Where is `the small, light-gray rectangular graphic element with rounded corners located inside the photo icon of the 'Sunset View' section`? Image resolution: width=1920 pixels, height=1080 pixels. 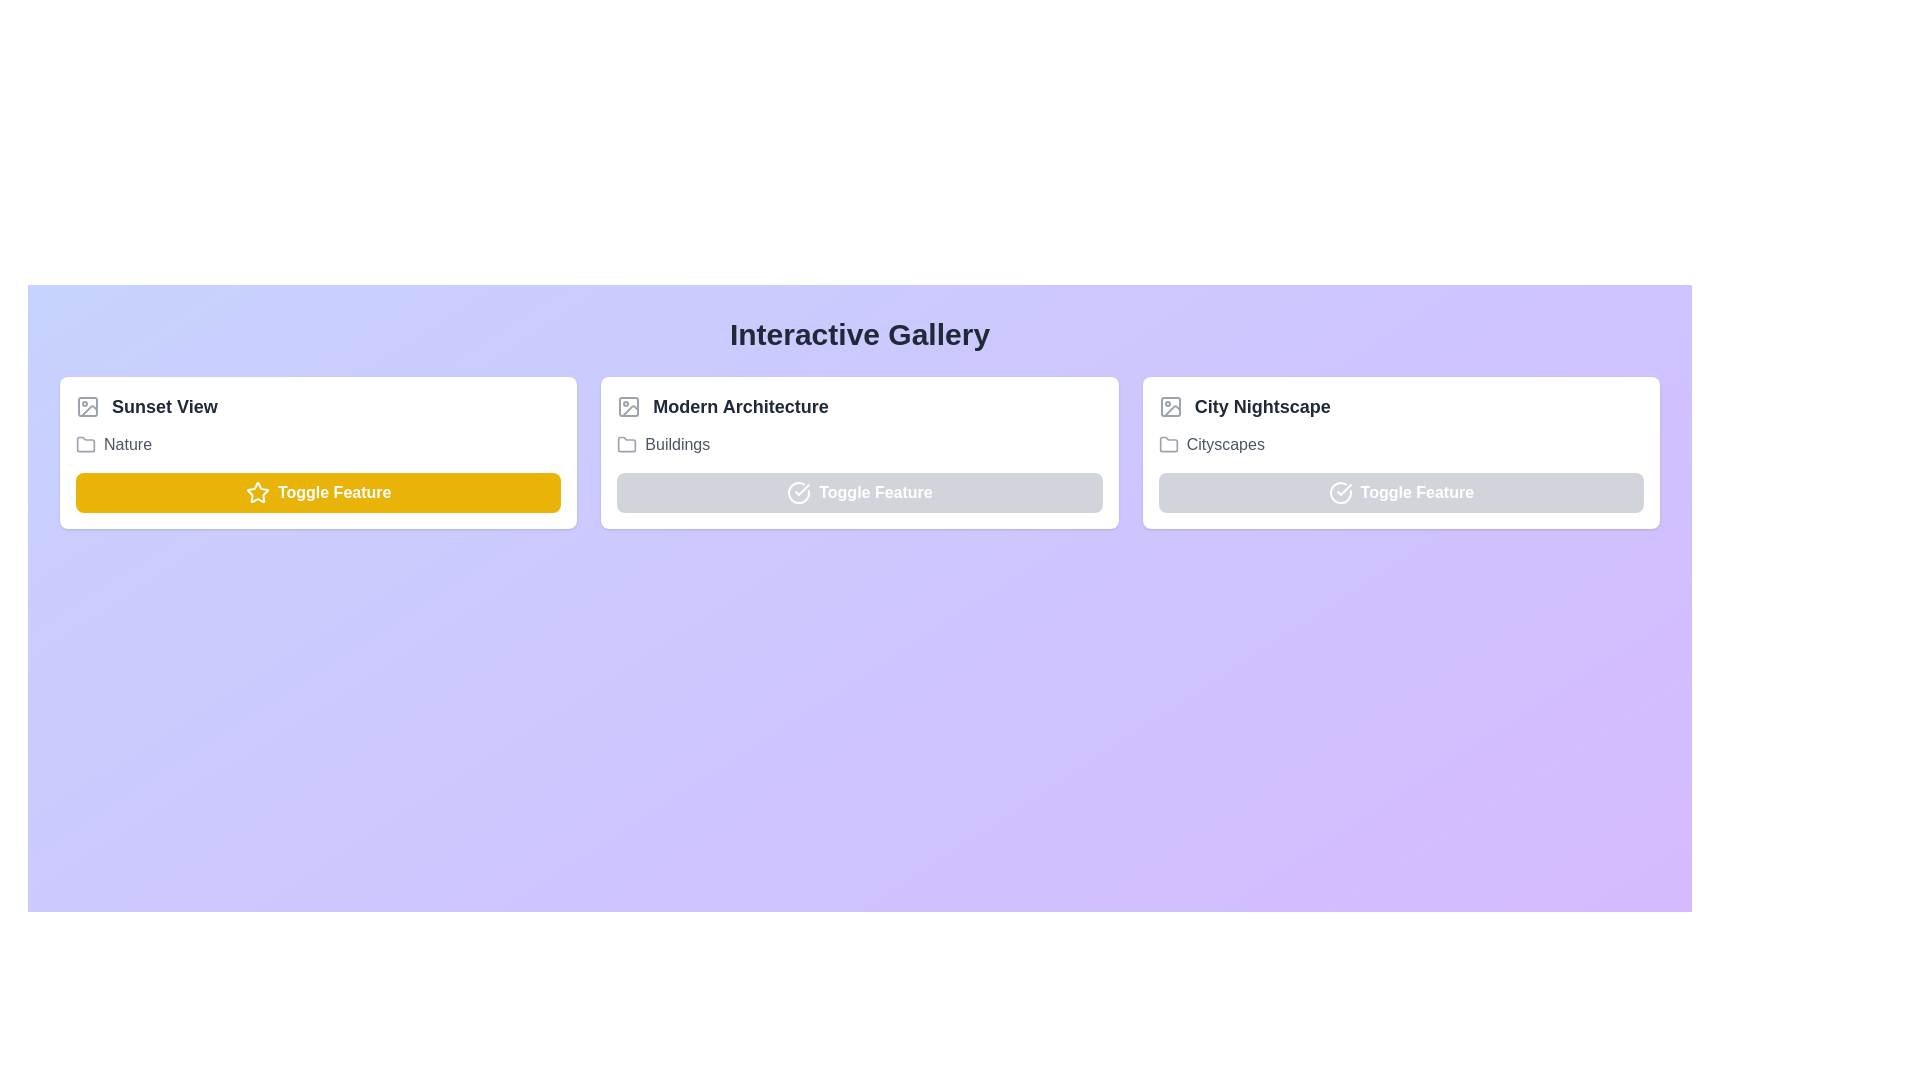 the small, light-gray rectangular graphic element with rounded corners located inside the photo icon of the 'Sunset View' section is located at coordinates (86, 406).